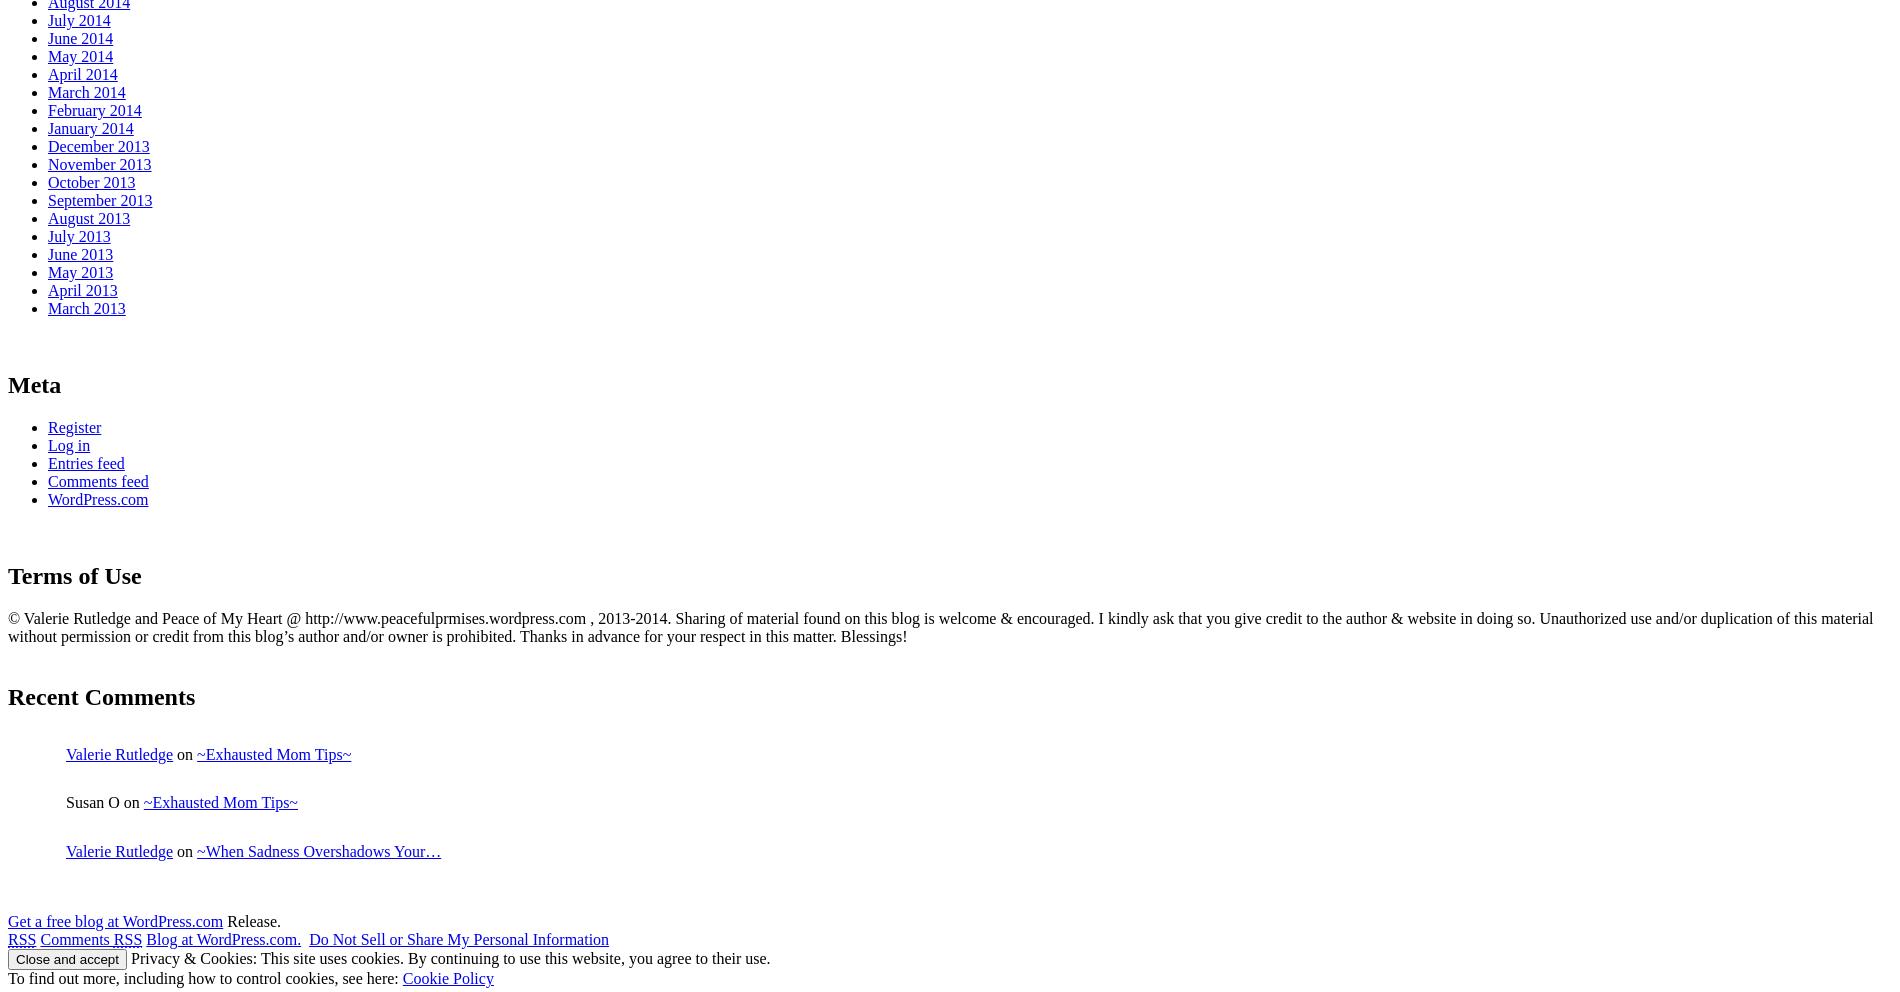 The height and width of the screenshot is (992, 1900). Describe the element at coordinates (79, 235) in the screenshot. I see `'July 2013'` at that location.